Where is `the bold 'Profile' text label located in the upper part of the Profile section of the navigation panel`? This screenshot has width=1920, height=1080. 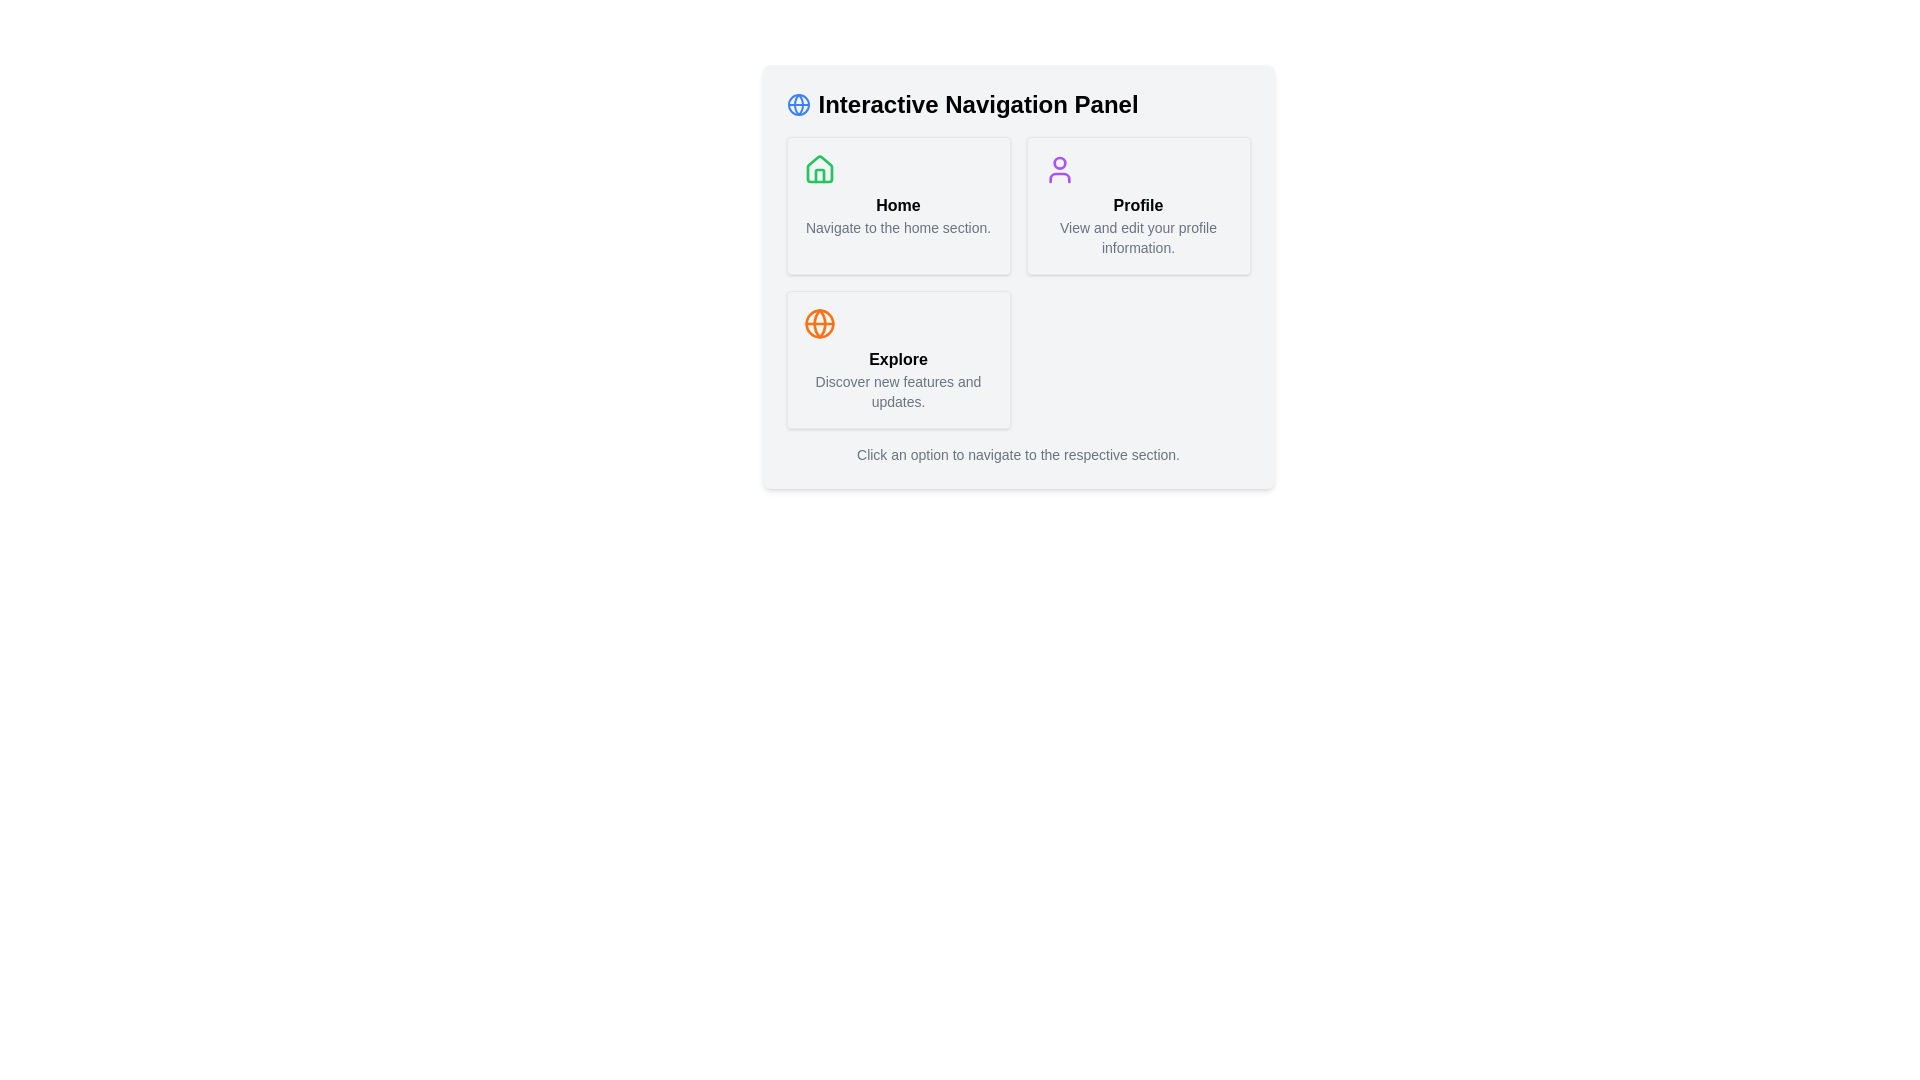
the bold 'Profile' text label located in the upper part of the Profile section of the navigation panel is located at coordinates (1138, 205).